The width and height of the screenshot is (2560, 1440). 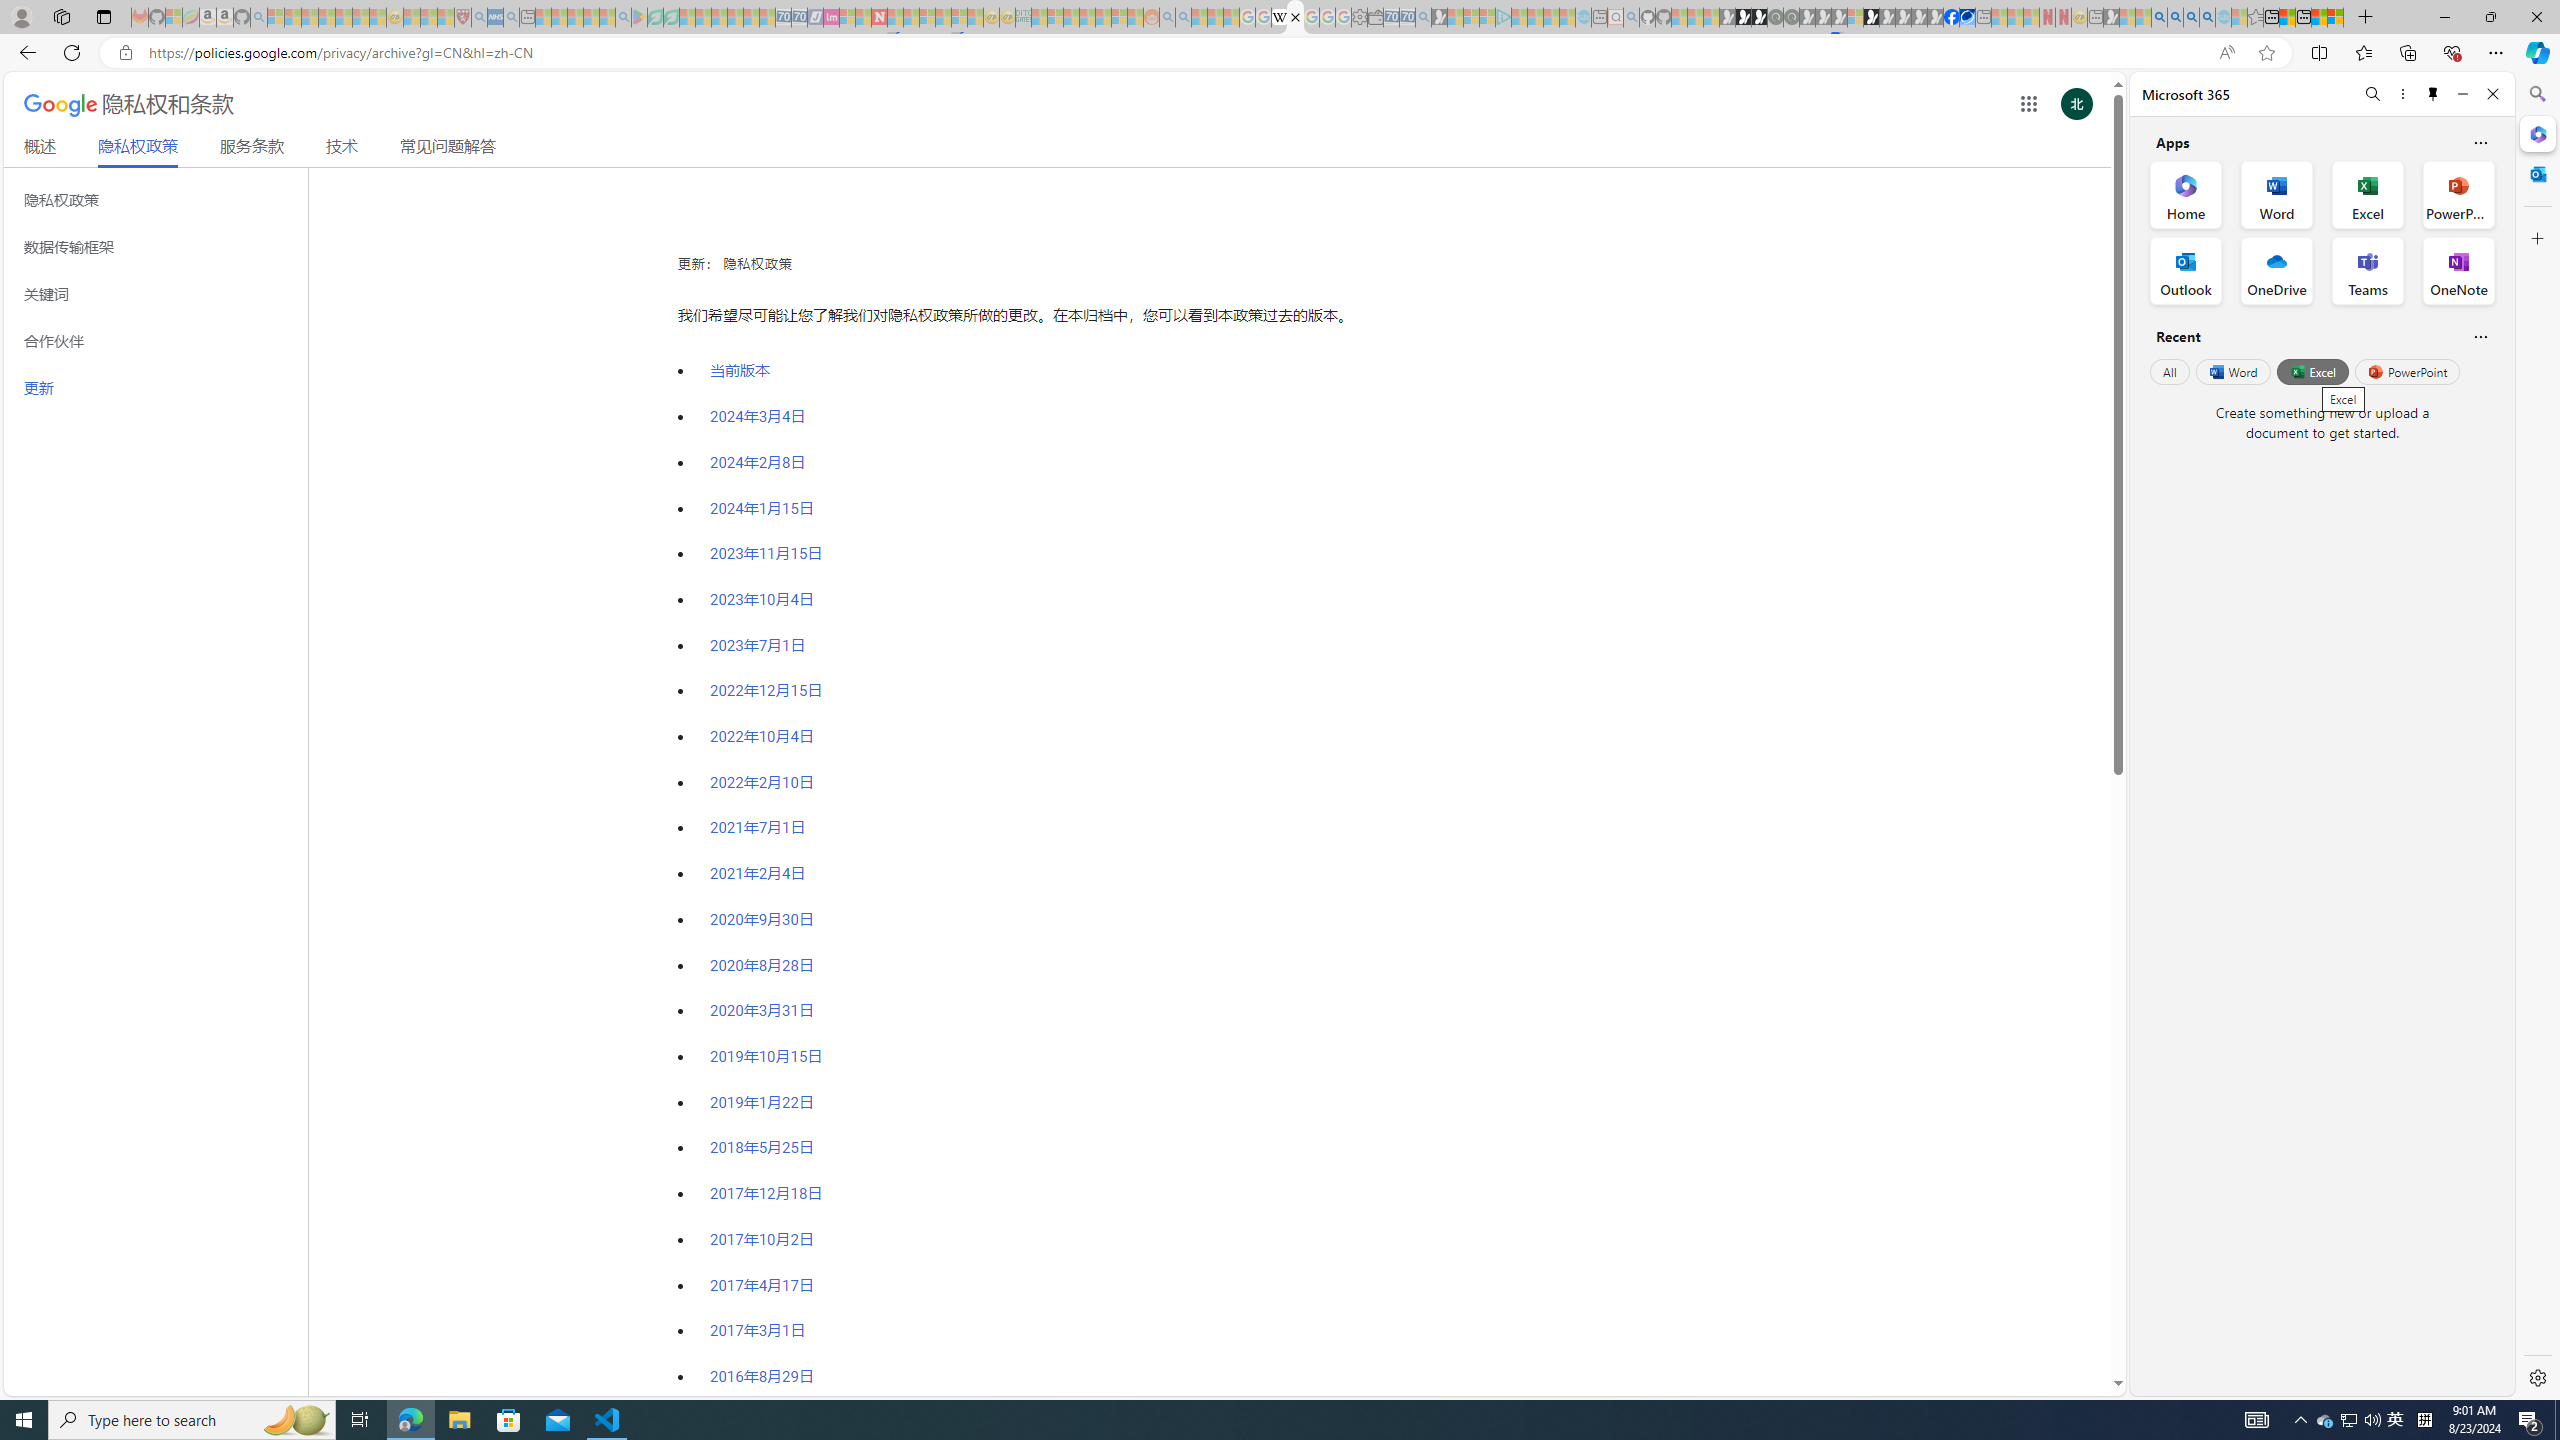 What do you see at coordinates (1631, 16) in the screenshot?
I see `'github - Search - Sleeping'` at bounding box center [1631, 16].